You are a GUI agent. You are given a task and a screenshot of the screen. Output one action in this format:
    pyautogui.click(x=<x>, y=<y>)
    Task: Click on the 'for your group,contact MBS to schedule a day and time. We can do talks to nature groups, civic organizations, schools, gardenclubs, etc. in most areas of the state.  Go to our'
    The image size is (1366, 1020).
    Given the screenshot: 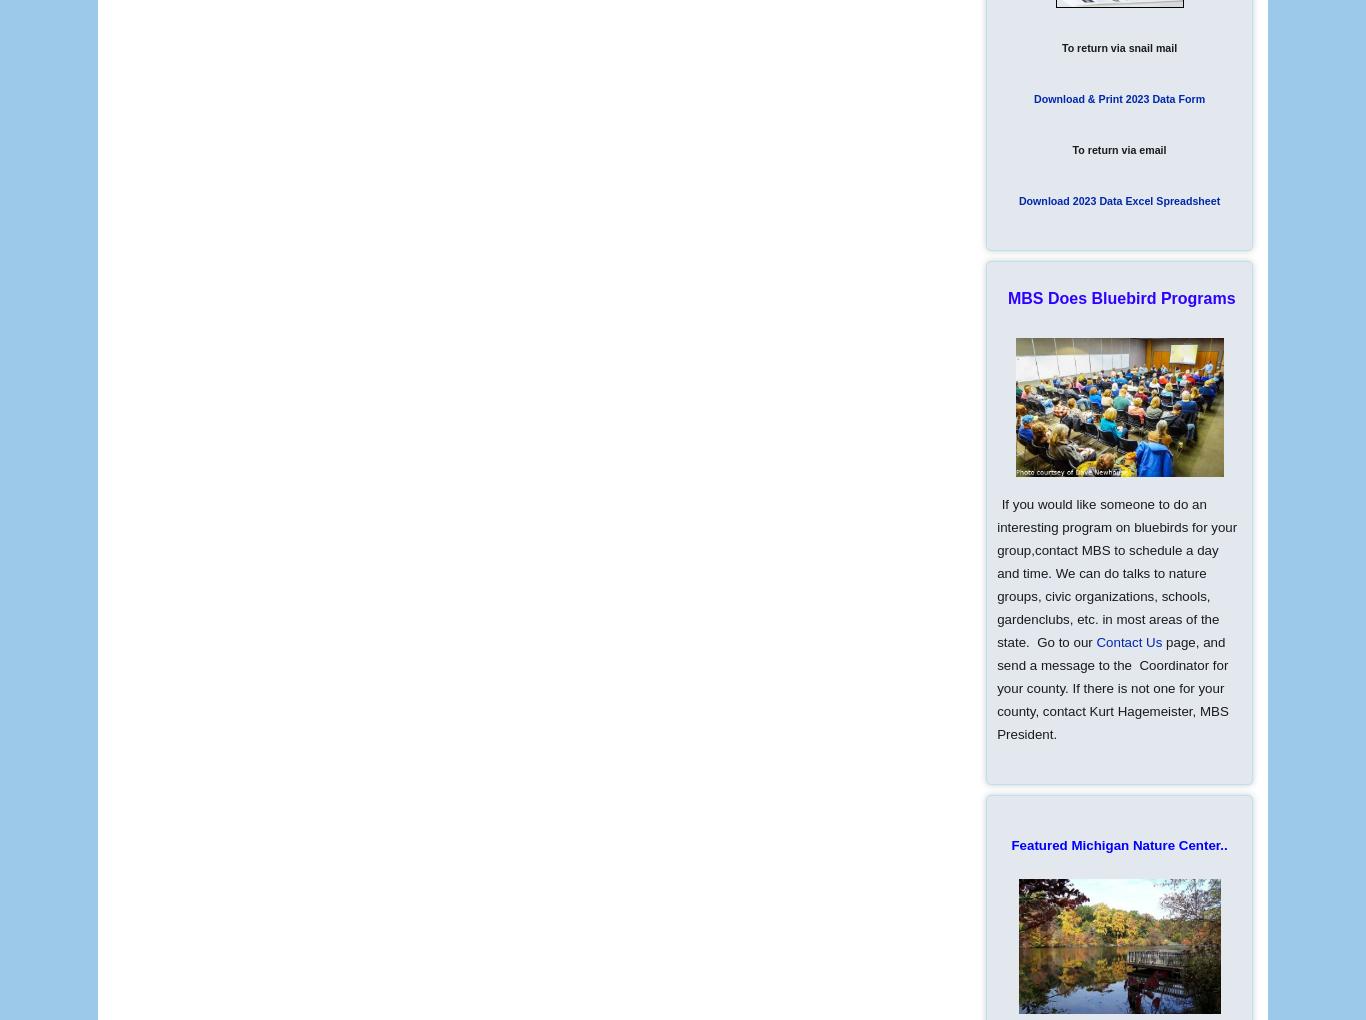 What is the action you would take?
    pyautogui.click(x=1115, y=584)
    